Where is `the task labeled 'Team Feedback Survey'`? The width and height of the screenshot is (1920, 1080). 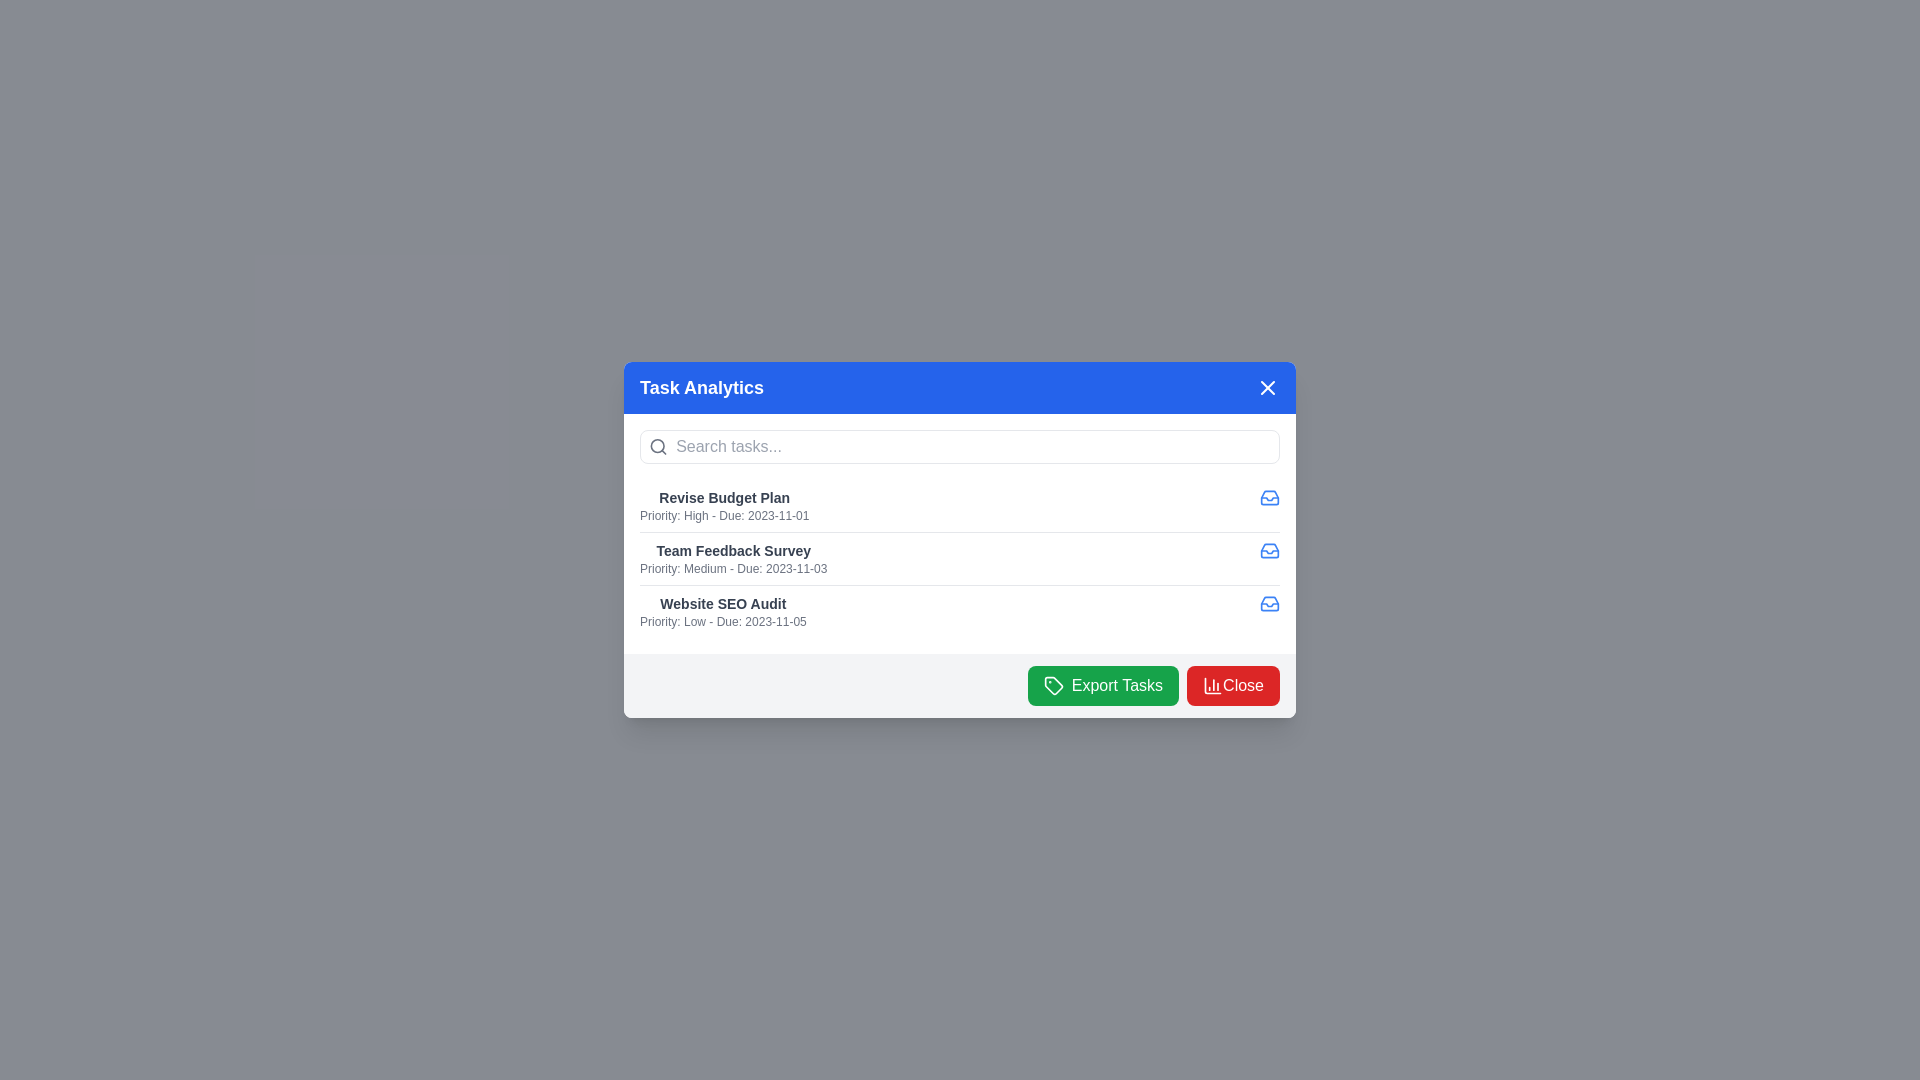
the task labeled 'Team Feedback Survey' is located at coordinates (960, 558).